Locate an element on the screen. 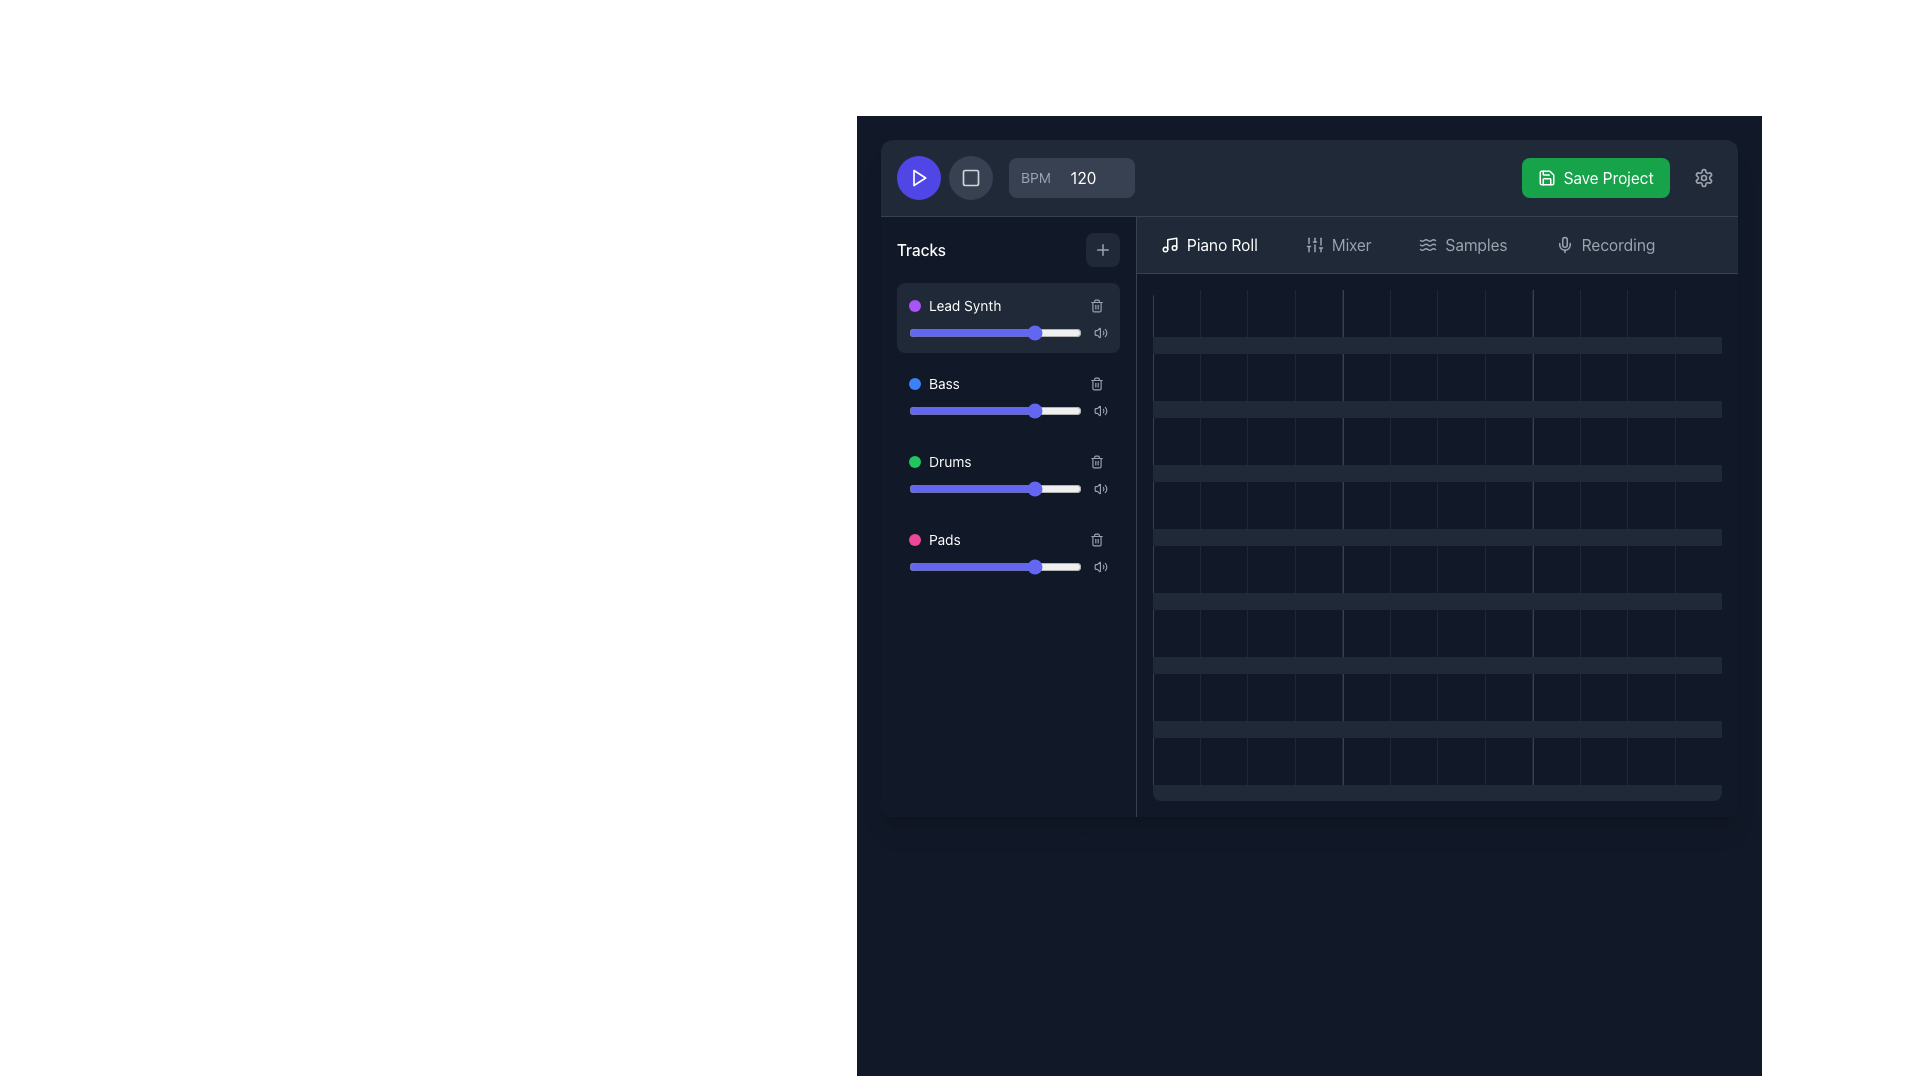  the delete icon button located in the bottom-right corner of the 'Pads' entry in the 'Tracks' section is located at coordinates (1096, 540).